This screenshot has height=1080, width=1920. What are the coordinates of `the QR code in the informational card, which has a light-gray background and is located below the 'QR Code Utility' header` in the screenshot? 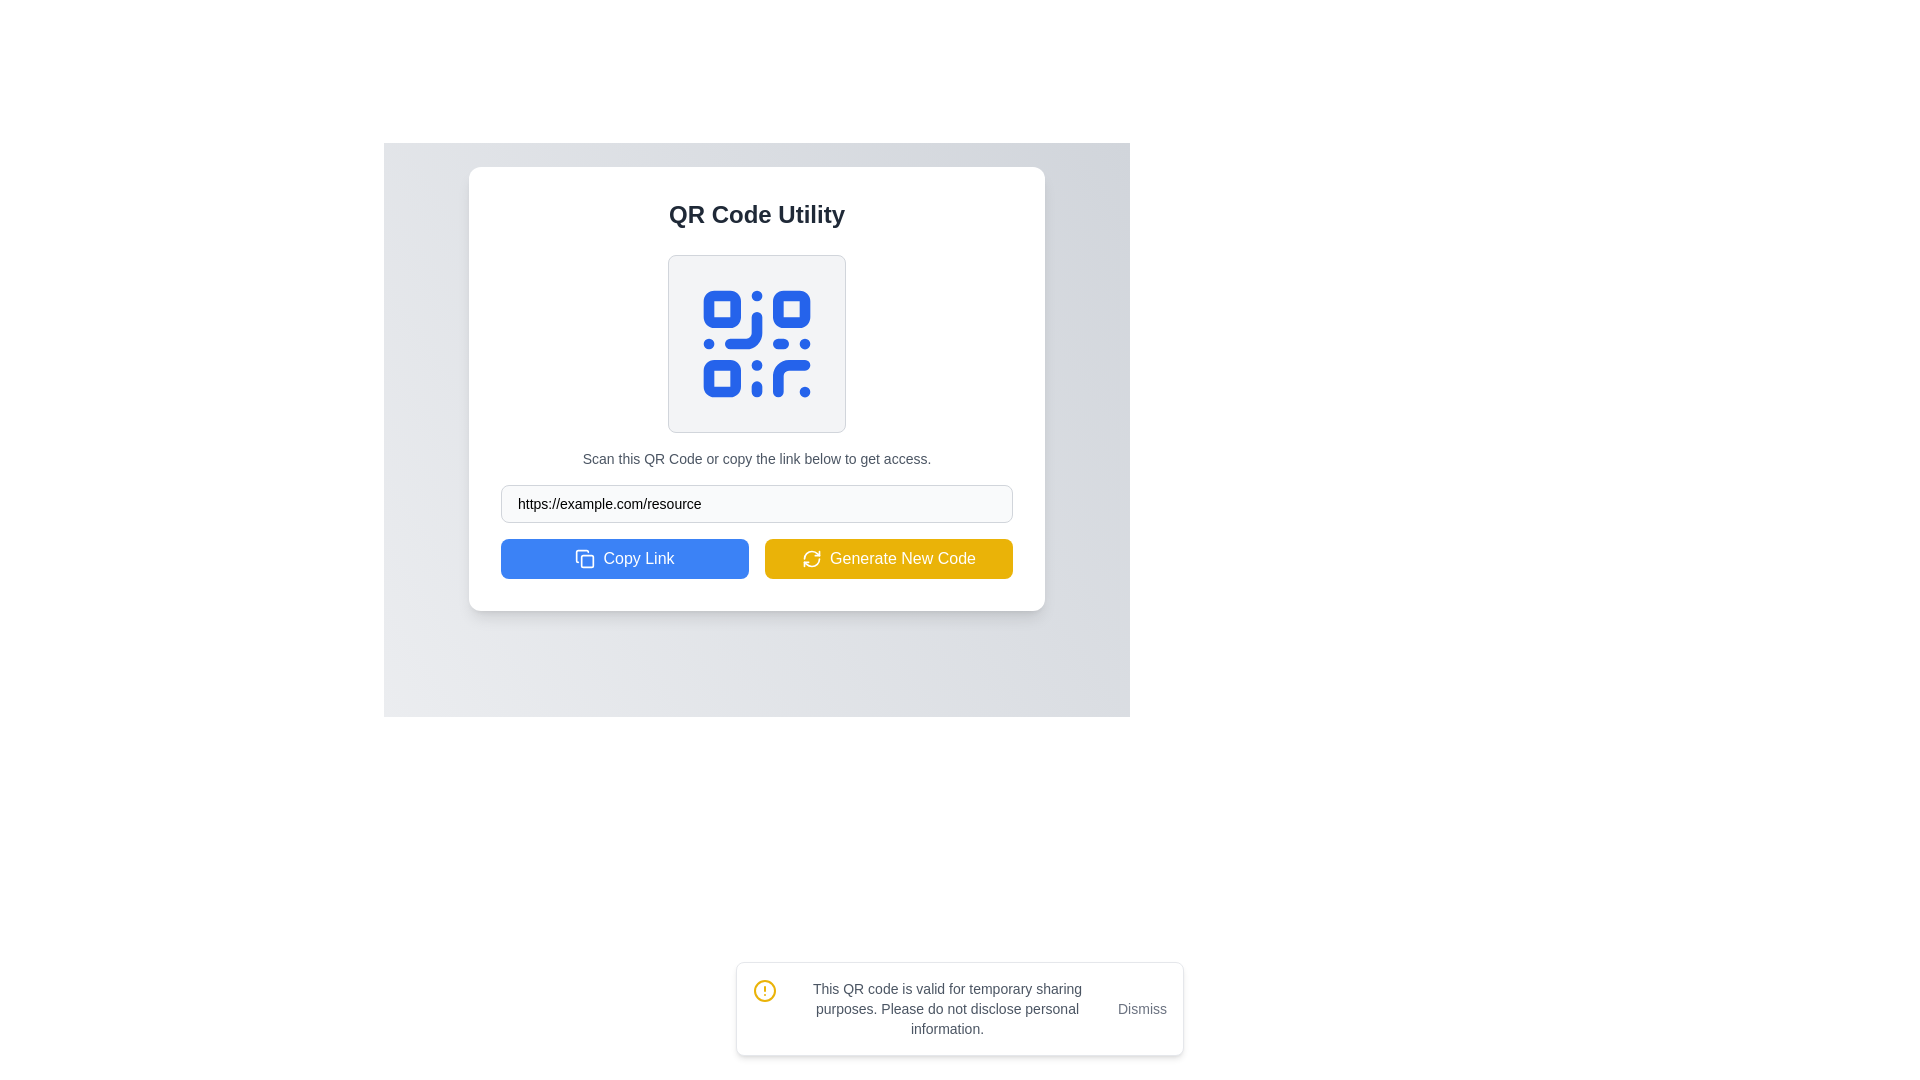 It's located at (756, 362).